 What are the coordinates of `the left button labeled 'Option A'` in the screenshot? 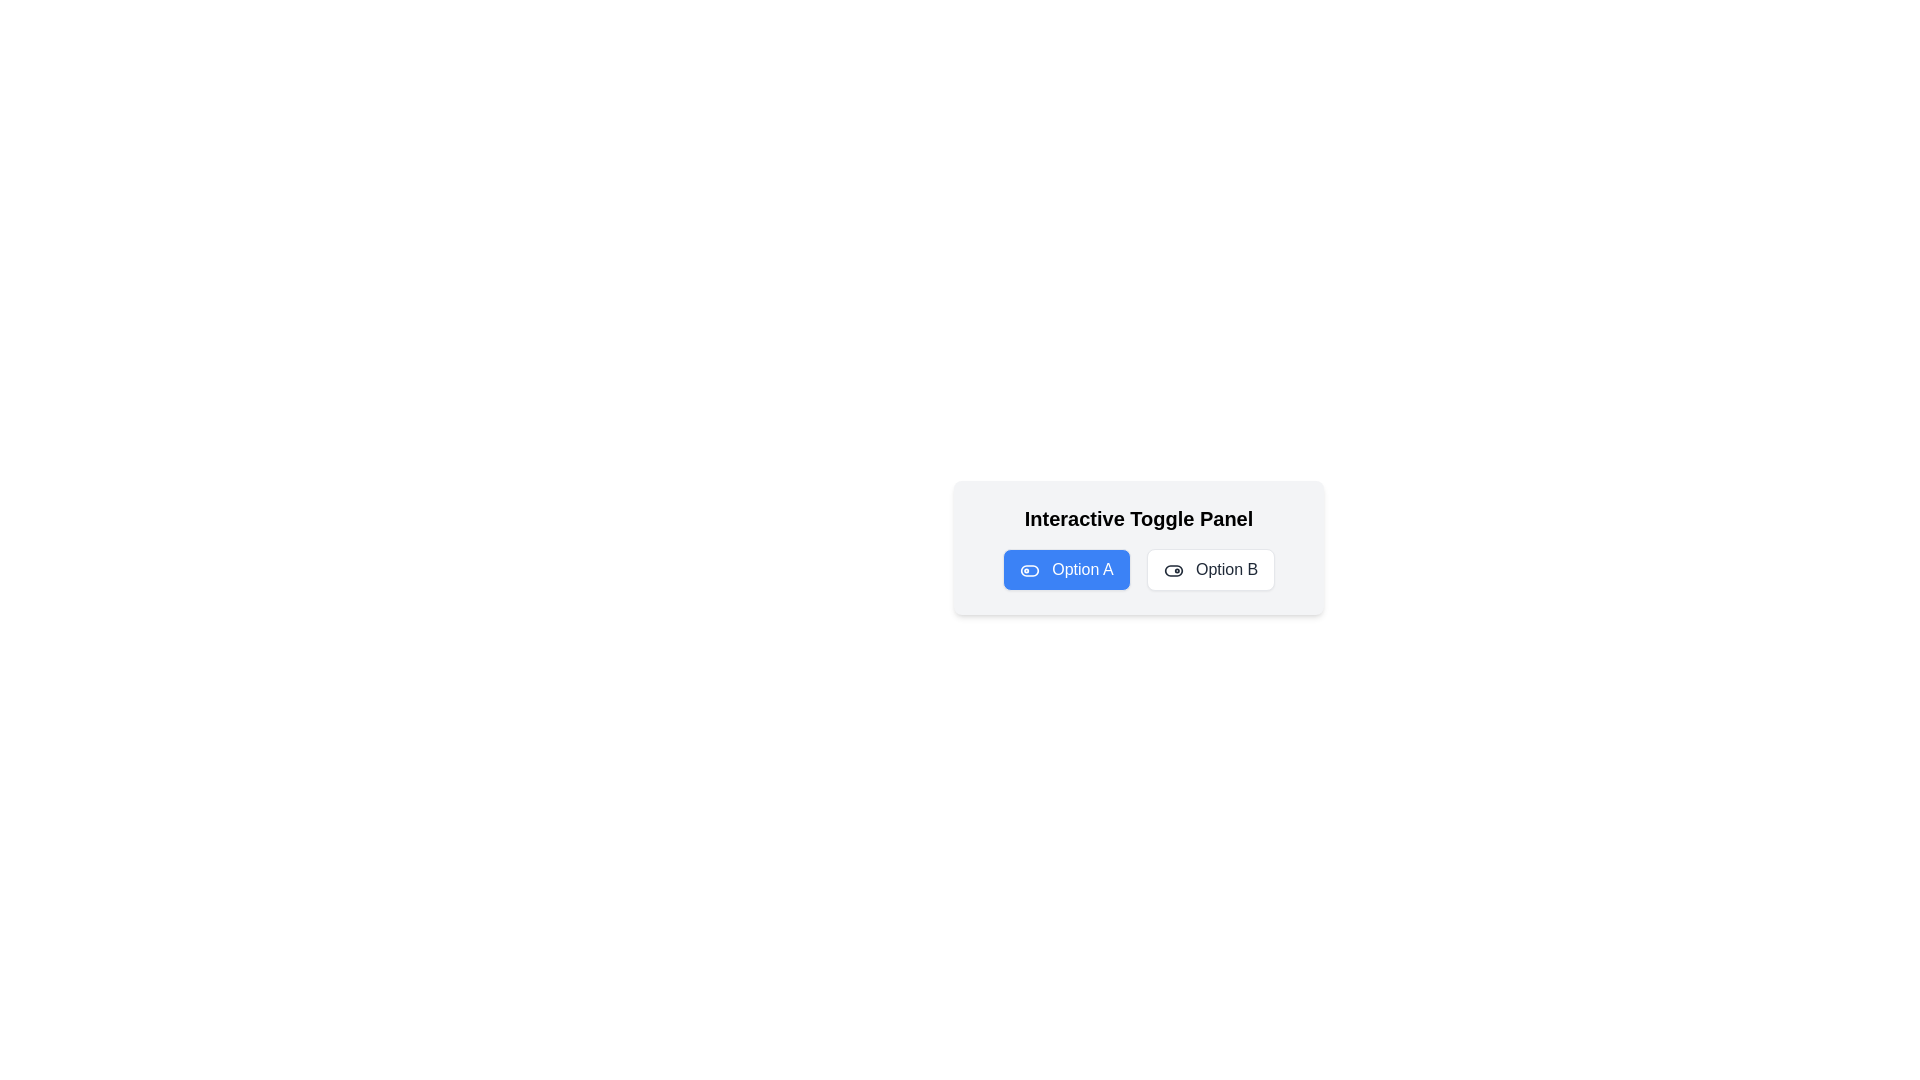 It's located at (1065, 570).